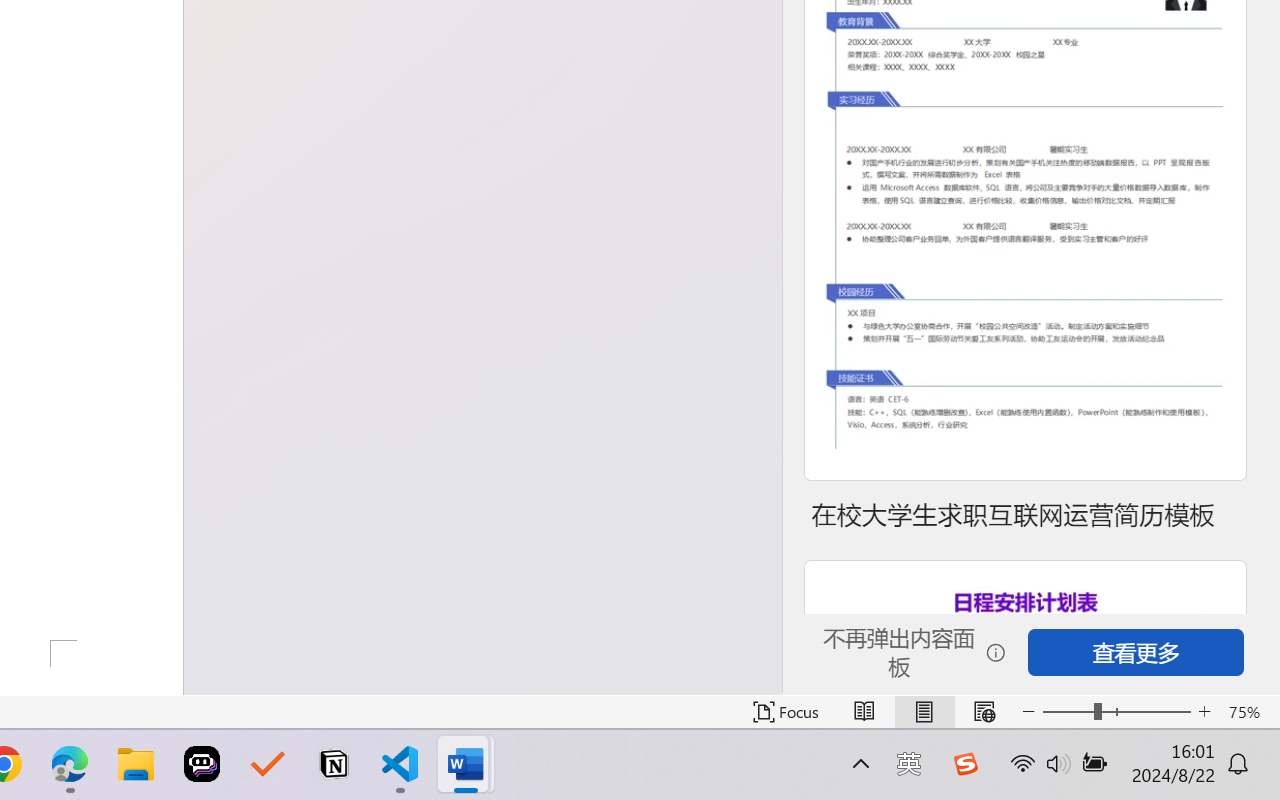 This screenshot has width=1280, height=800. What do you see at coordinates (864, 711) in the screenshot?
I see `'Read Mode'` at bounding box center [864, 711].